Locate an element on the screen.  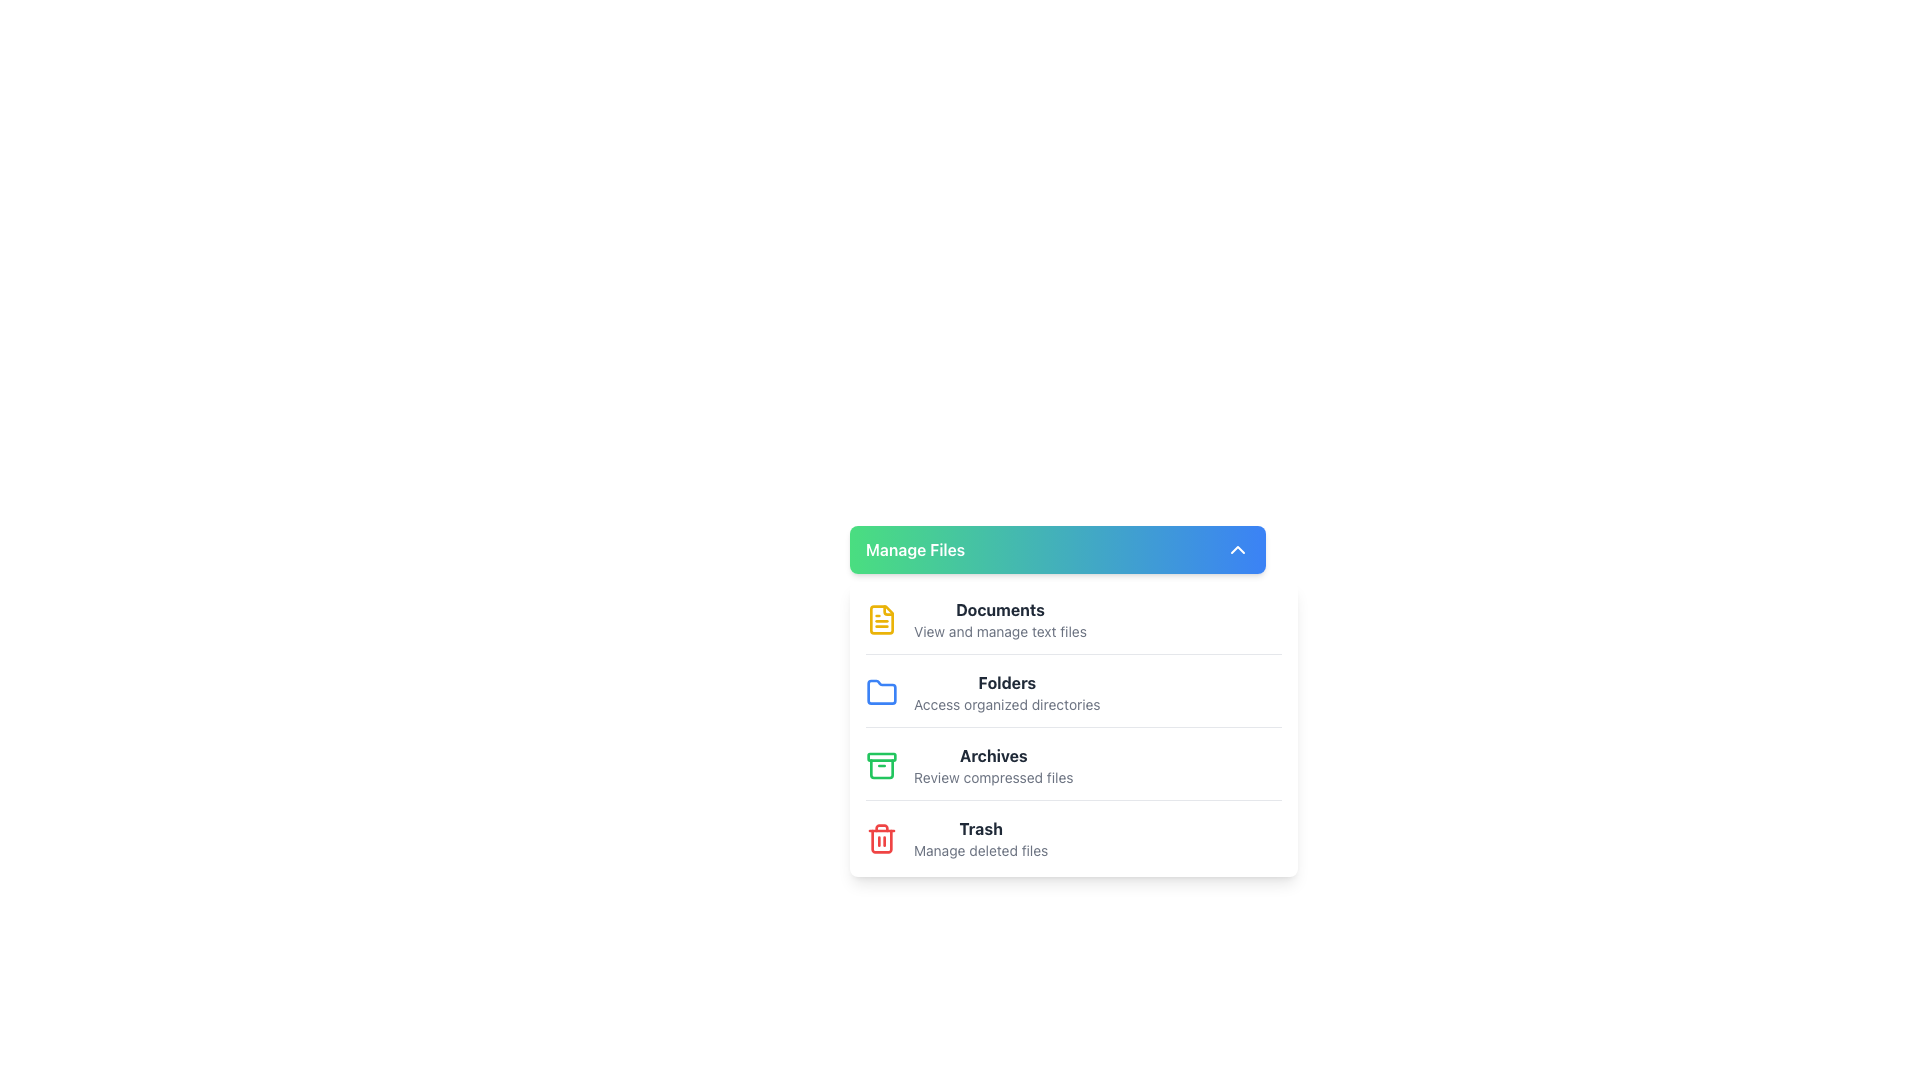
the List item titled 'Archives' that contains the description 'Review compressed files' and an icon of a green archive box is located at coordinates (993, 765).